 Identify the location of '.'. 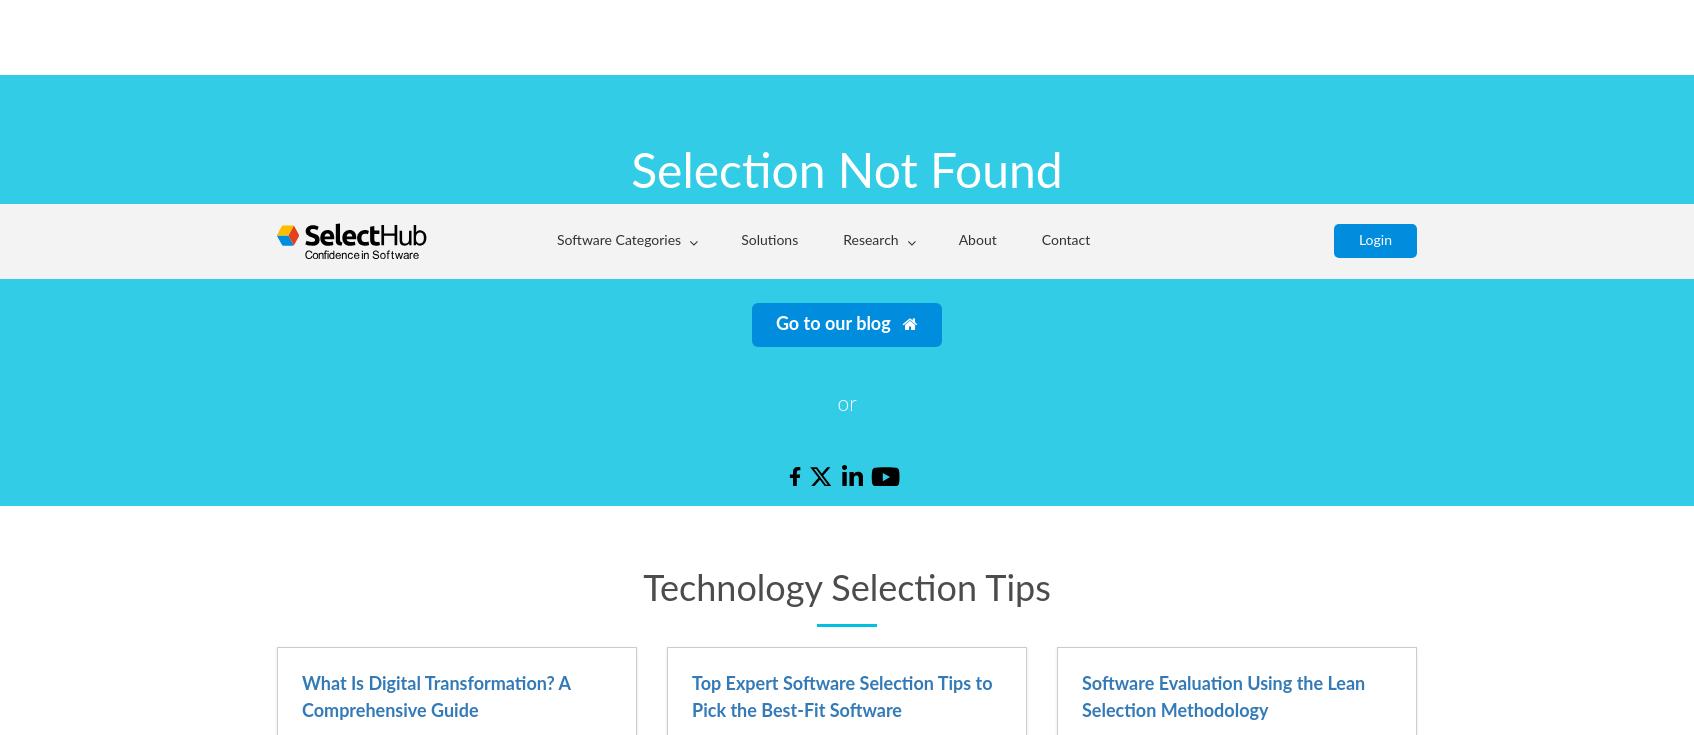
(1165, 37).